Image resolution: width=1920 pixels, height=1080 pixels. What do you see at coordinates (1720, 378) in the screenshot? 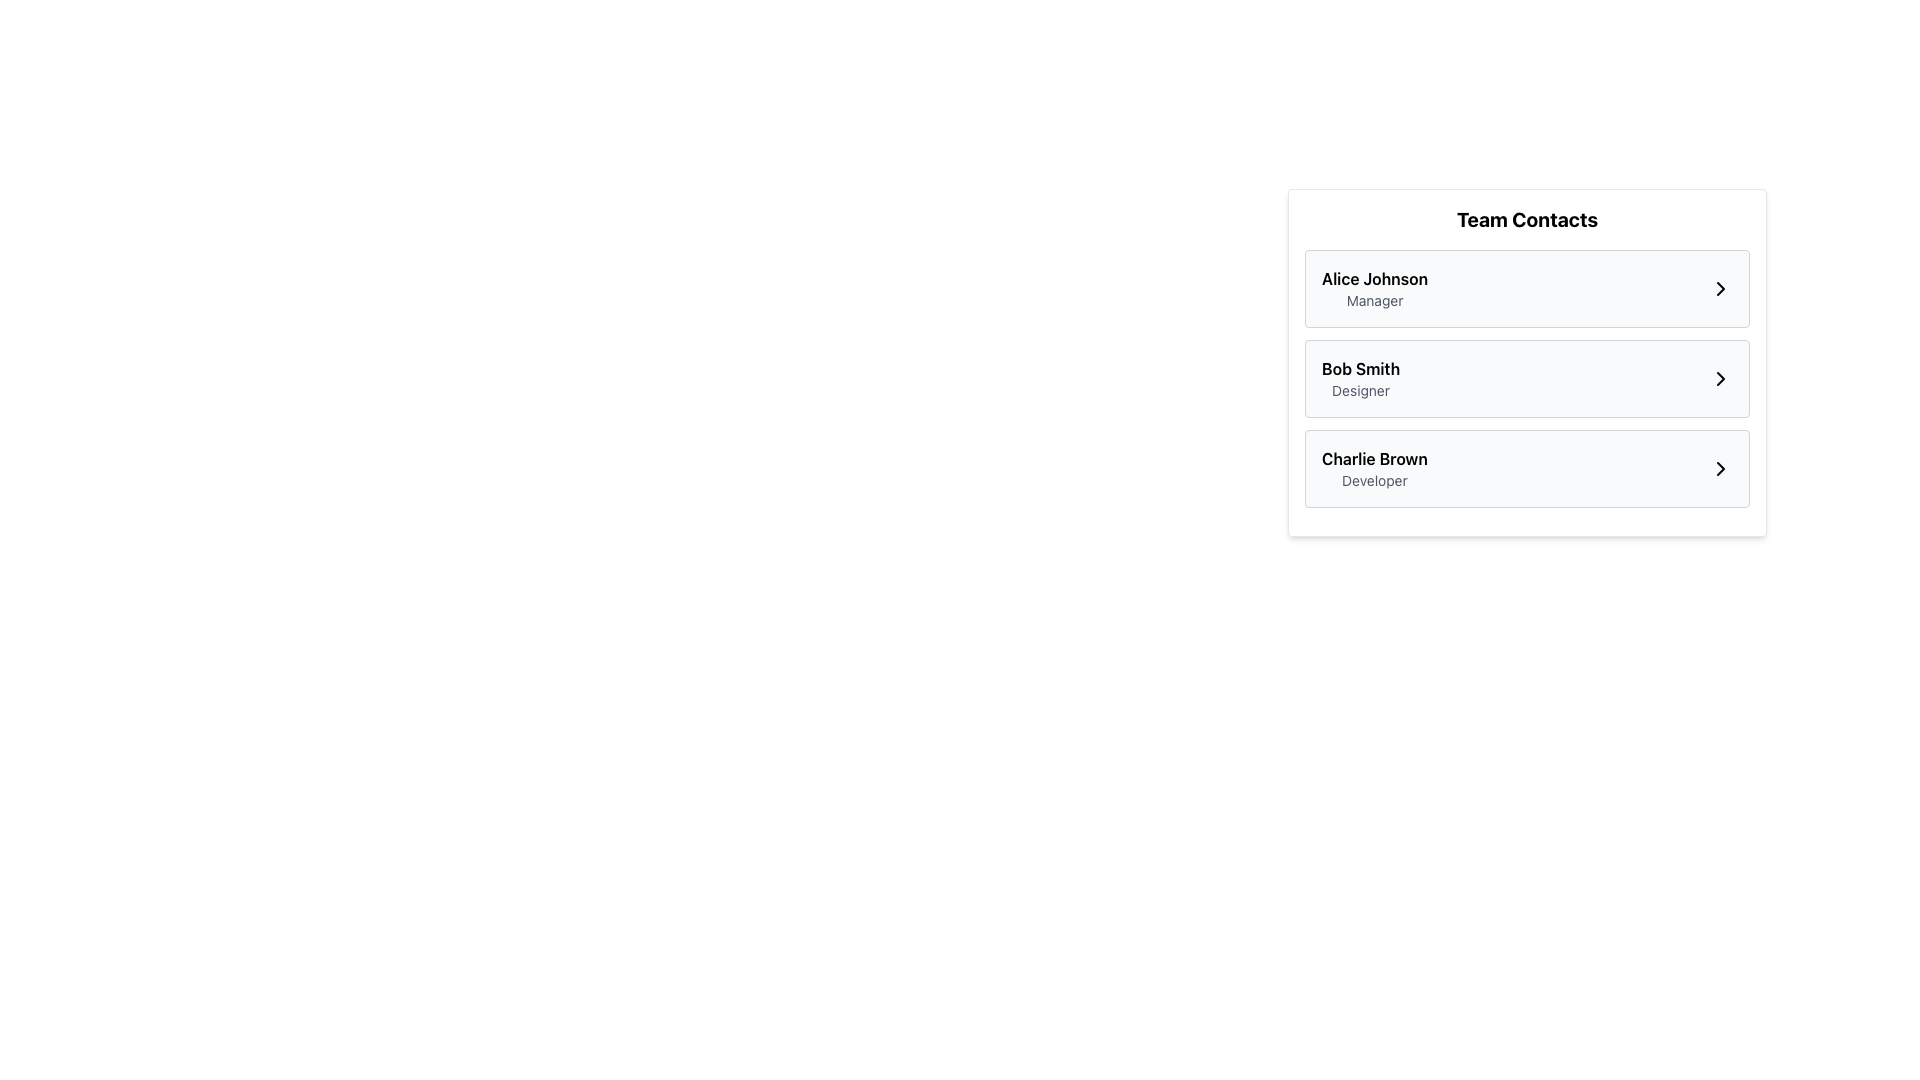
I see `the right-facing chevron icon located on the far right side of the card entry labeled 'Bob Smith - Designer' in the 'Team Contacts' list` at bounding box center [1720, 378].